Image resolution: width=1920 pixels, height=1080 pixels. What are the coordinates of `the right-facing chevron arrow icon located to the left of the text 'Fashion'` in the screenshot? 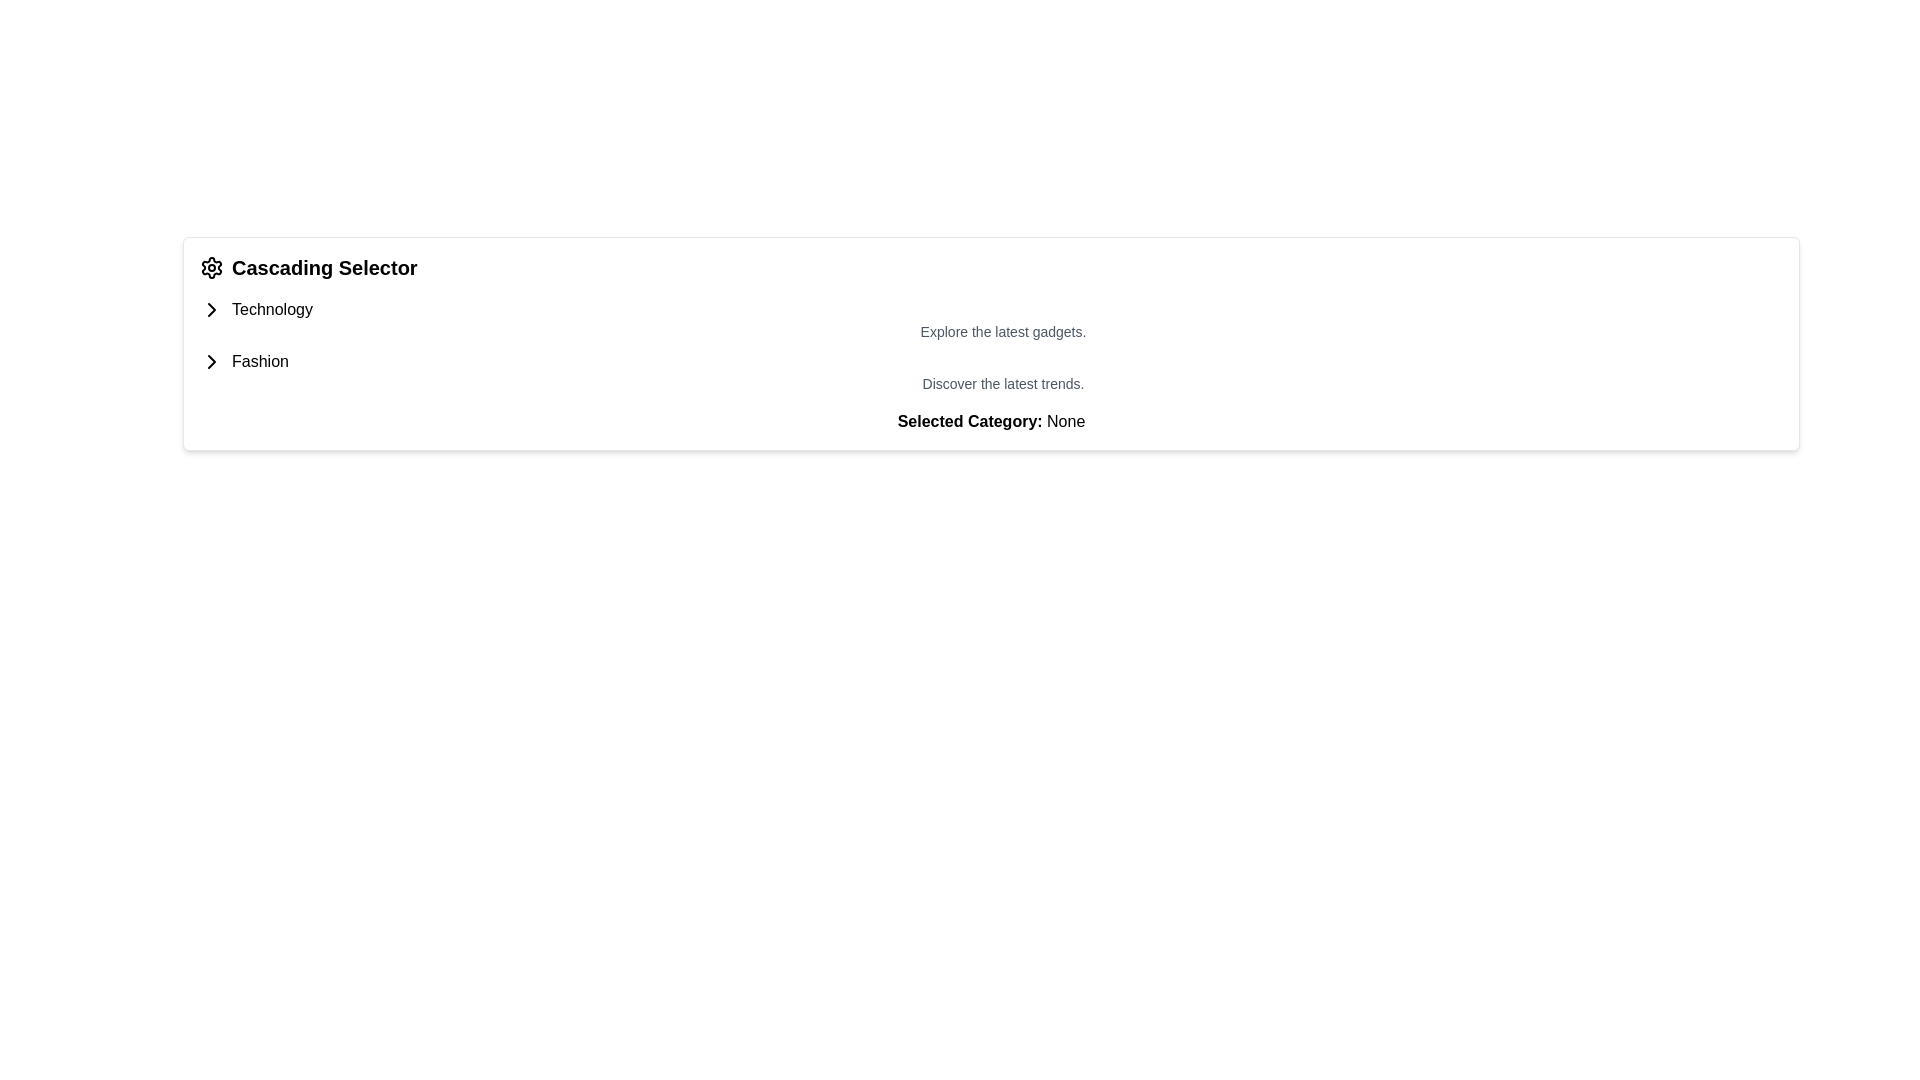 It's located at (211, 362).